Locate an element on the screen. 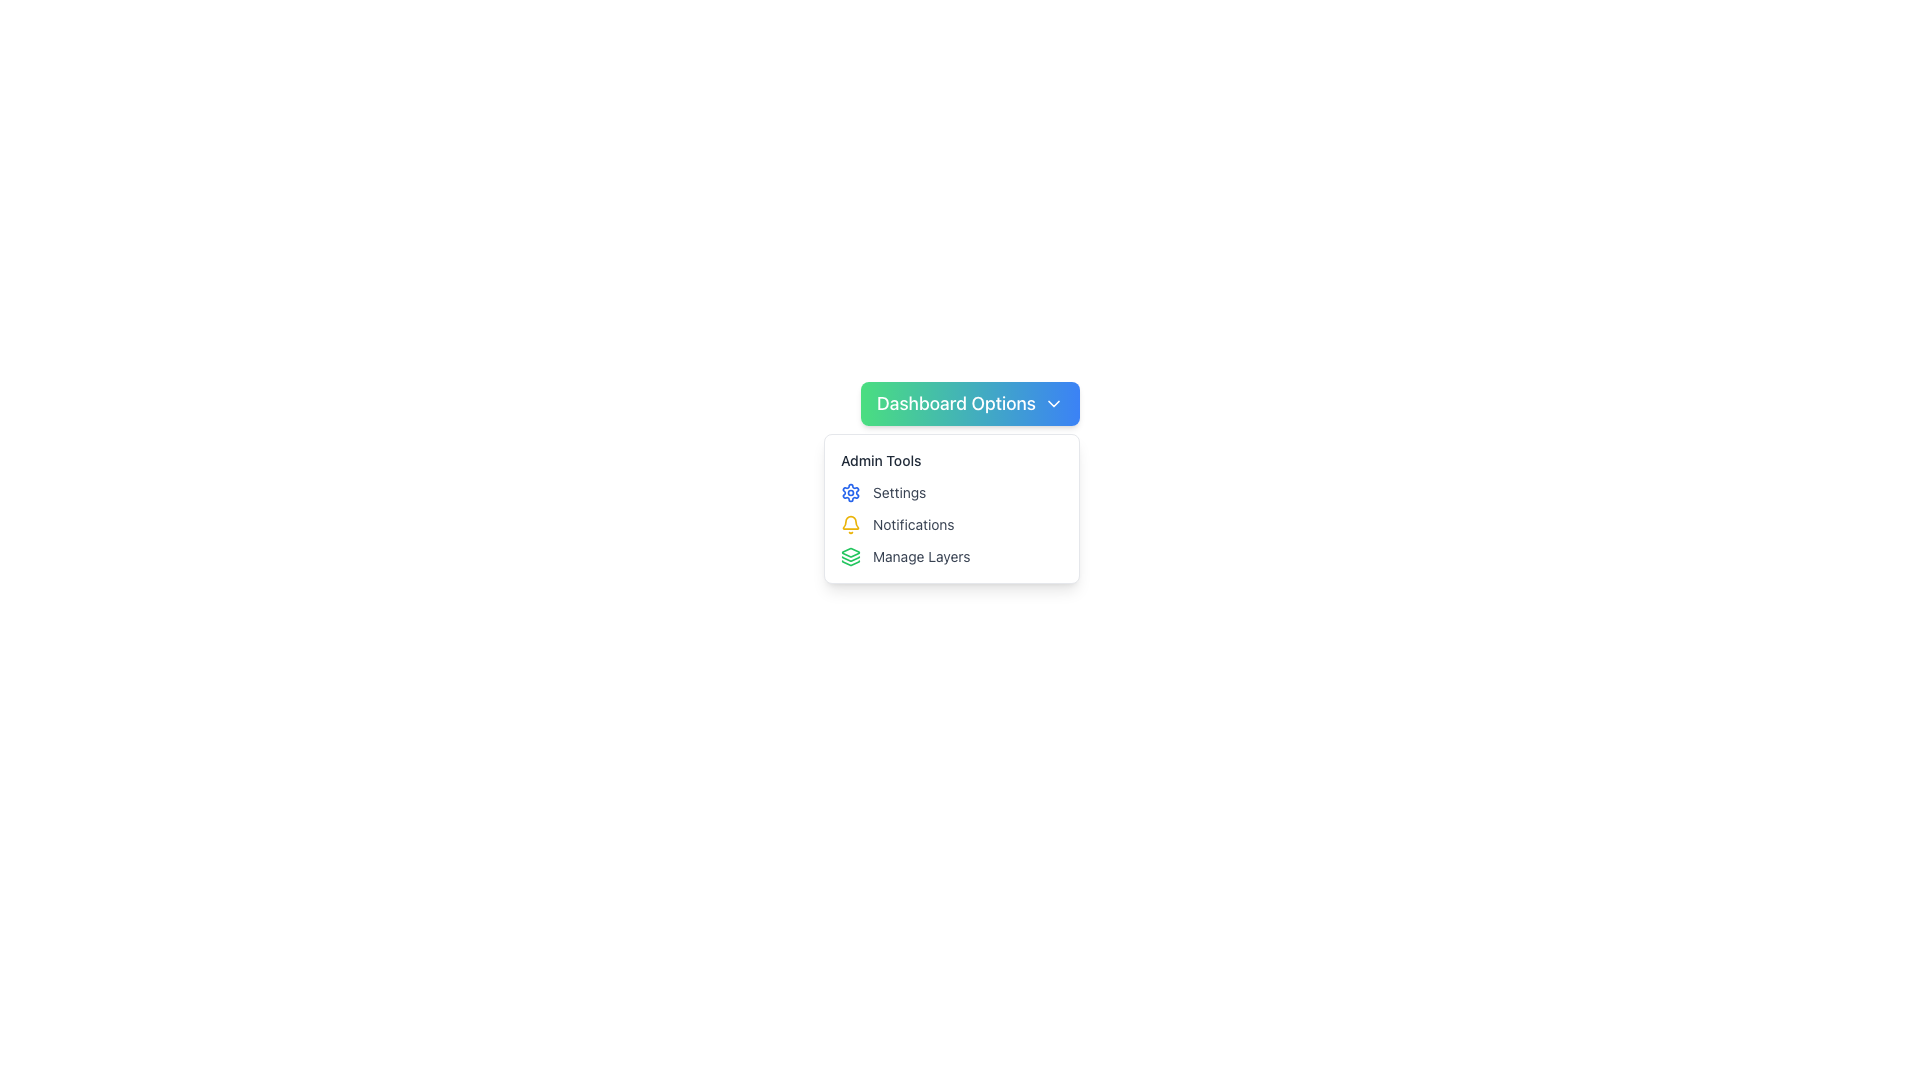  the gear icon located under the 'Dashboard Options' dropdown is located at coordinates (850, 493).